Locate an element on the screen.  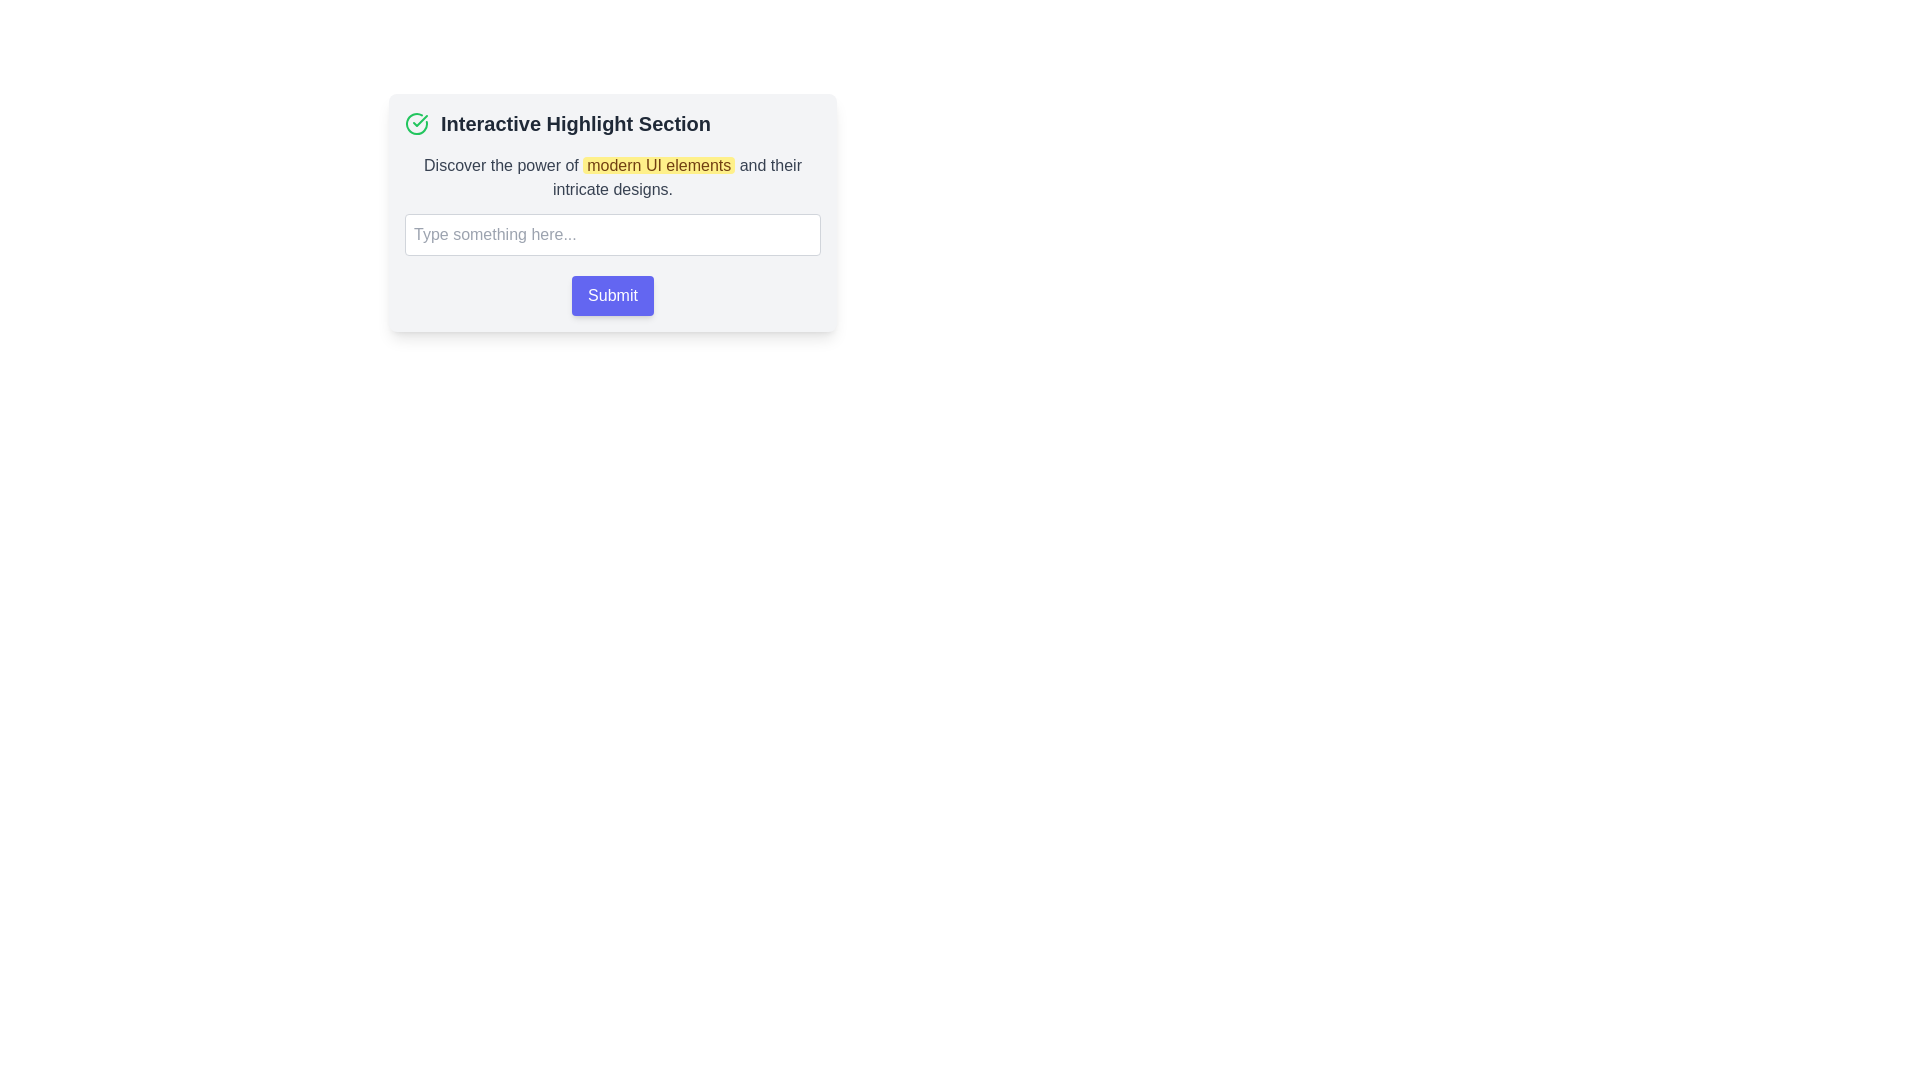
the circular green icon with a checkmark inside, located at the top-left corner of the 'Interactive Highlight Section' card, for accessibility purposes is located at coordinates (416, 123).